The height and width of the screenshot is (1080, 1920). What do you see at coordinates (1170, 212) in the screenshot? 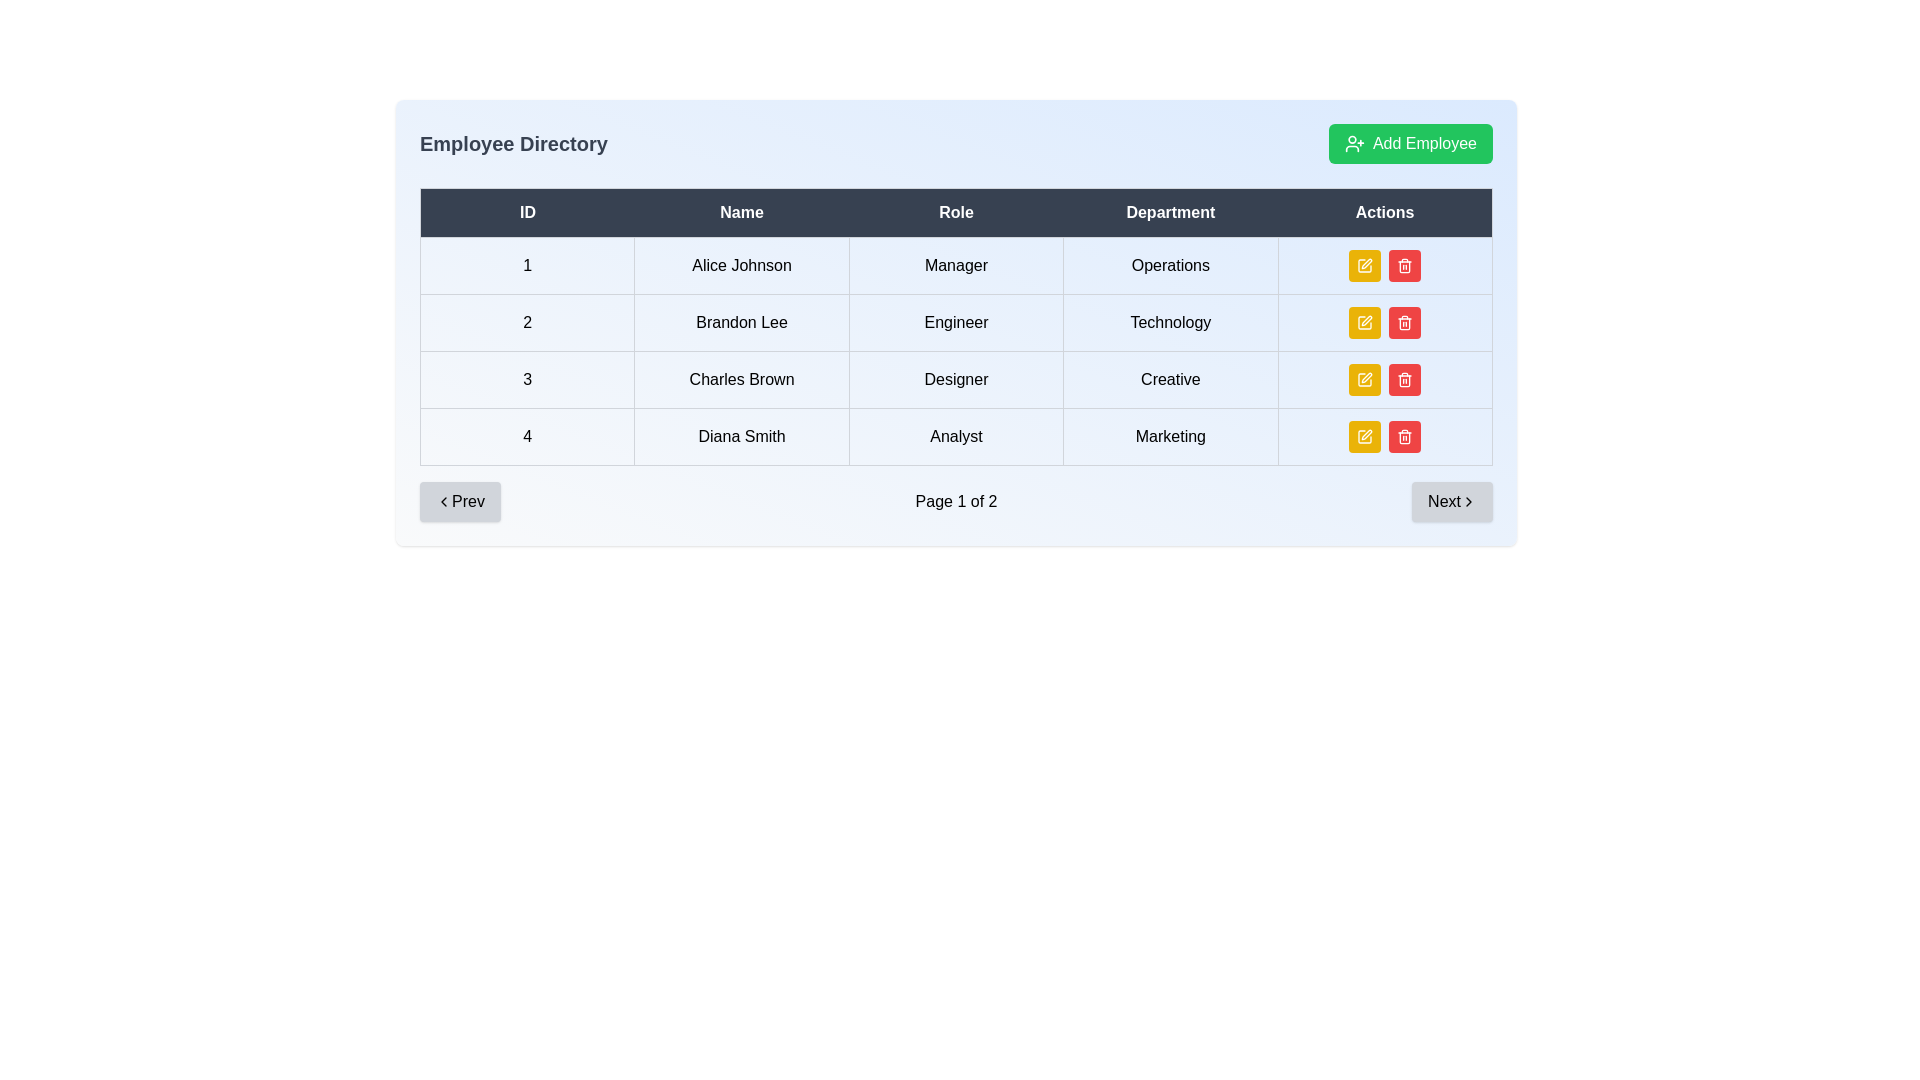
I see `the header cell labeled 'Department', which has a dark background and bold white text, positioned between the 'Role' and 'Actions' headers in the top-right section of the table` at bounding box center [1170, 212].